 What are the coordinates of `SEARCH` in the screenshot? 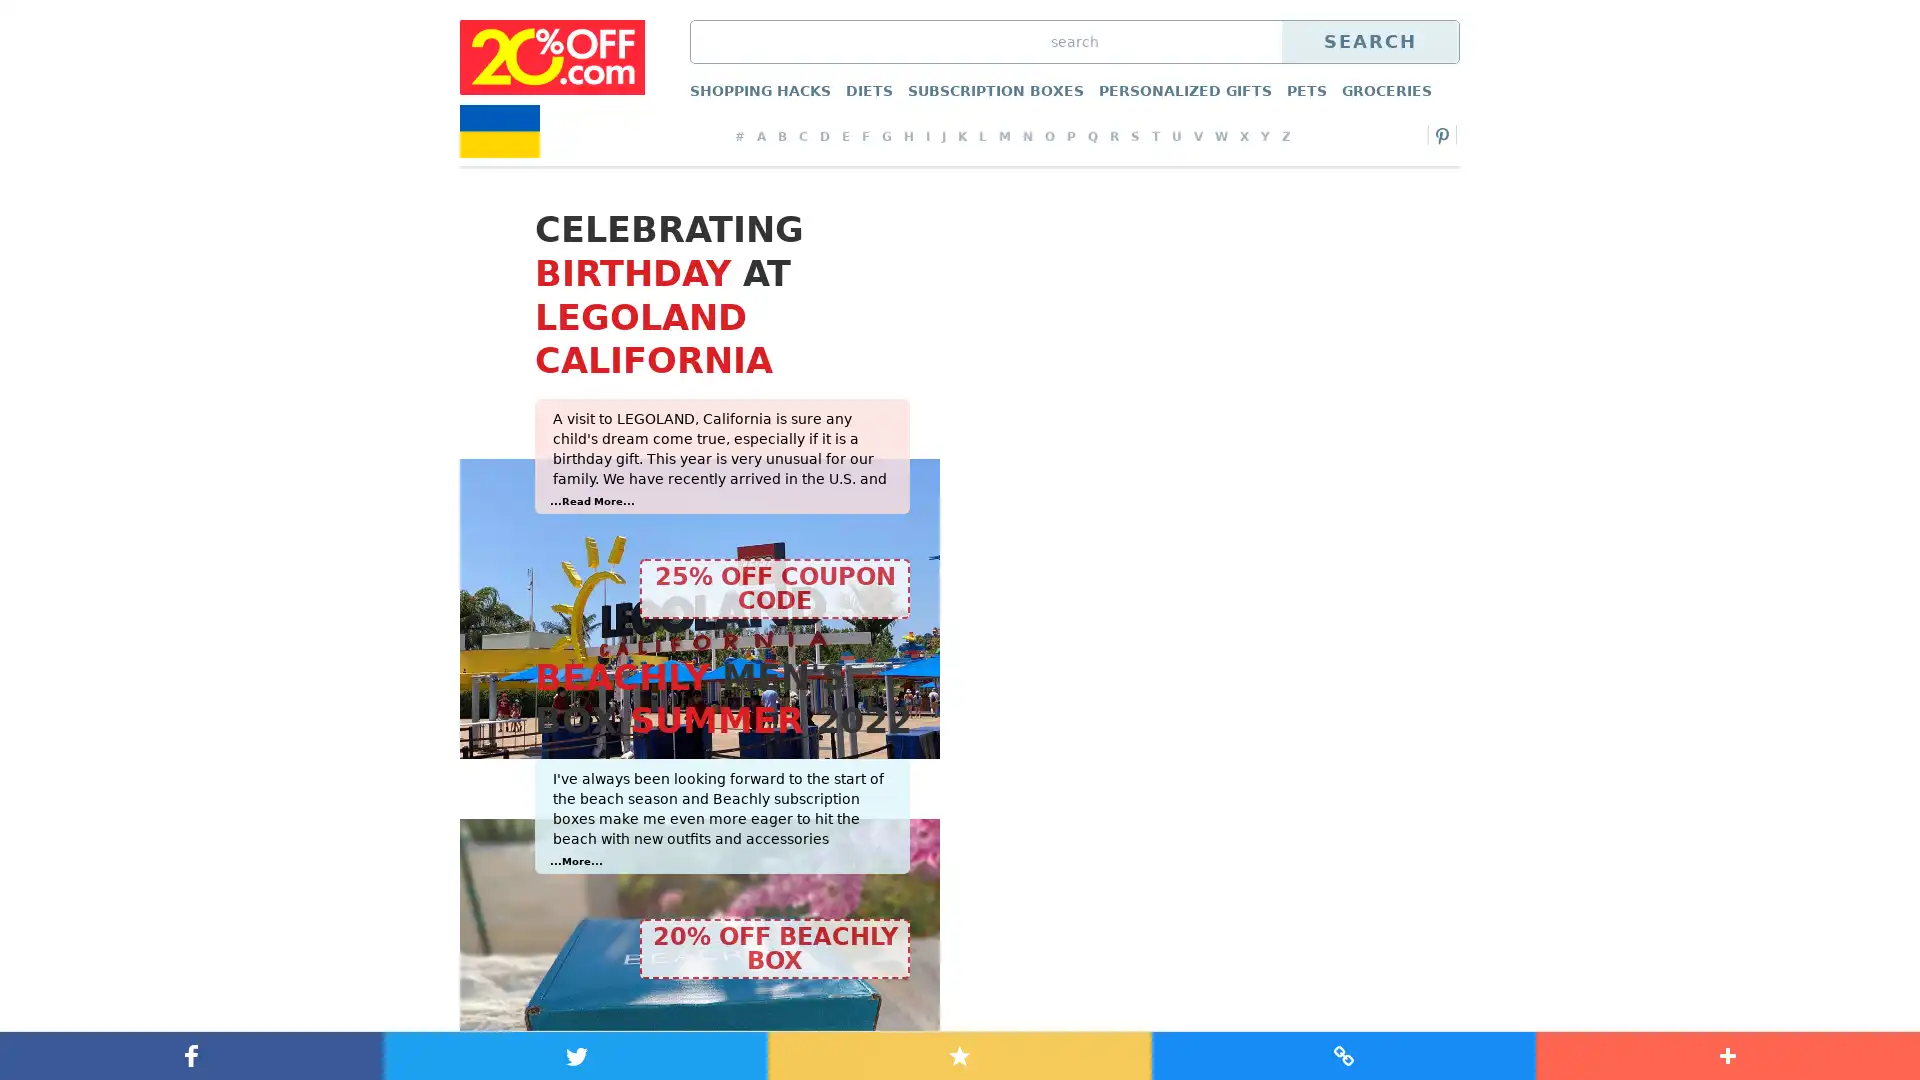 It's located at (1369, 42).